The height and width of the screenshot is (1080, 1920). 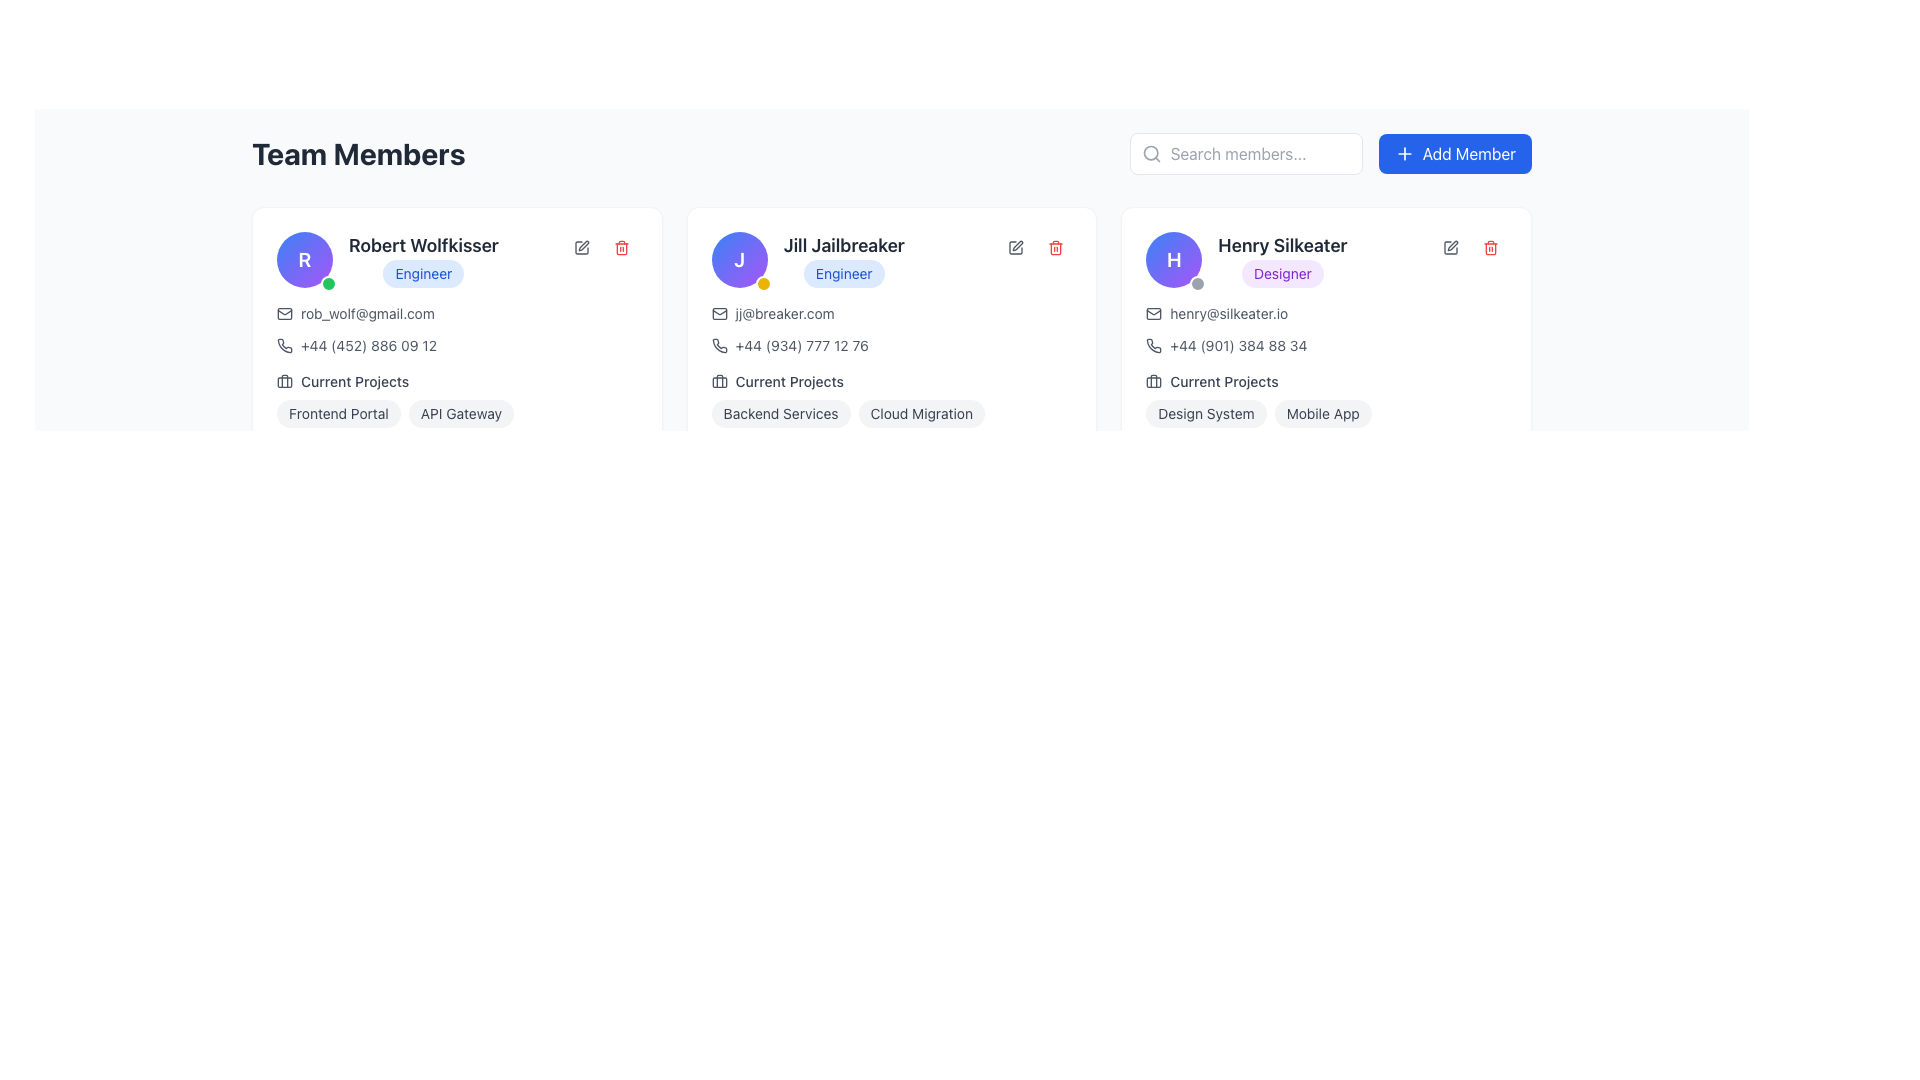 What do you see at coordinates (358, 153) in the screenshot?
I see `the bold heading labeled 'Team Members' positioned at the top-left of the interface, above the list of team member cards` at bounding box center [358, 153].